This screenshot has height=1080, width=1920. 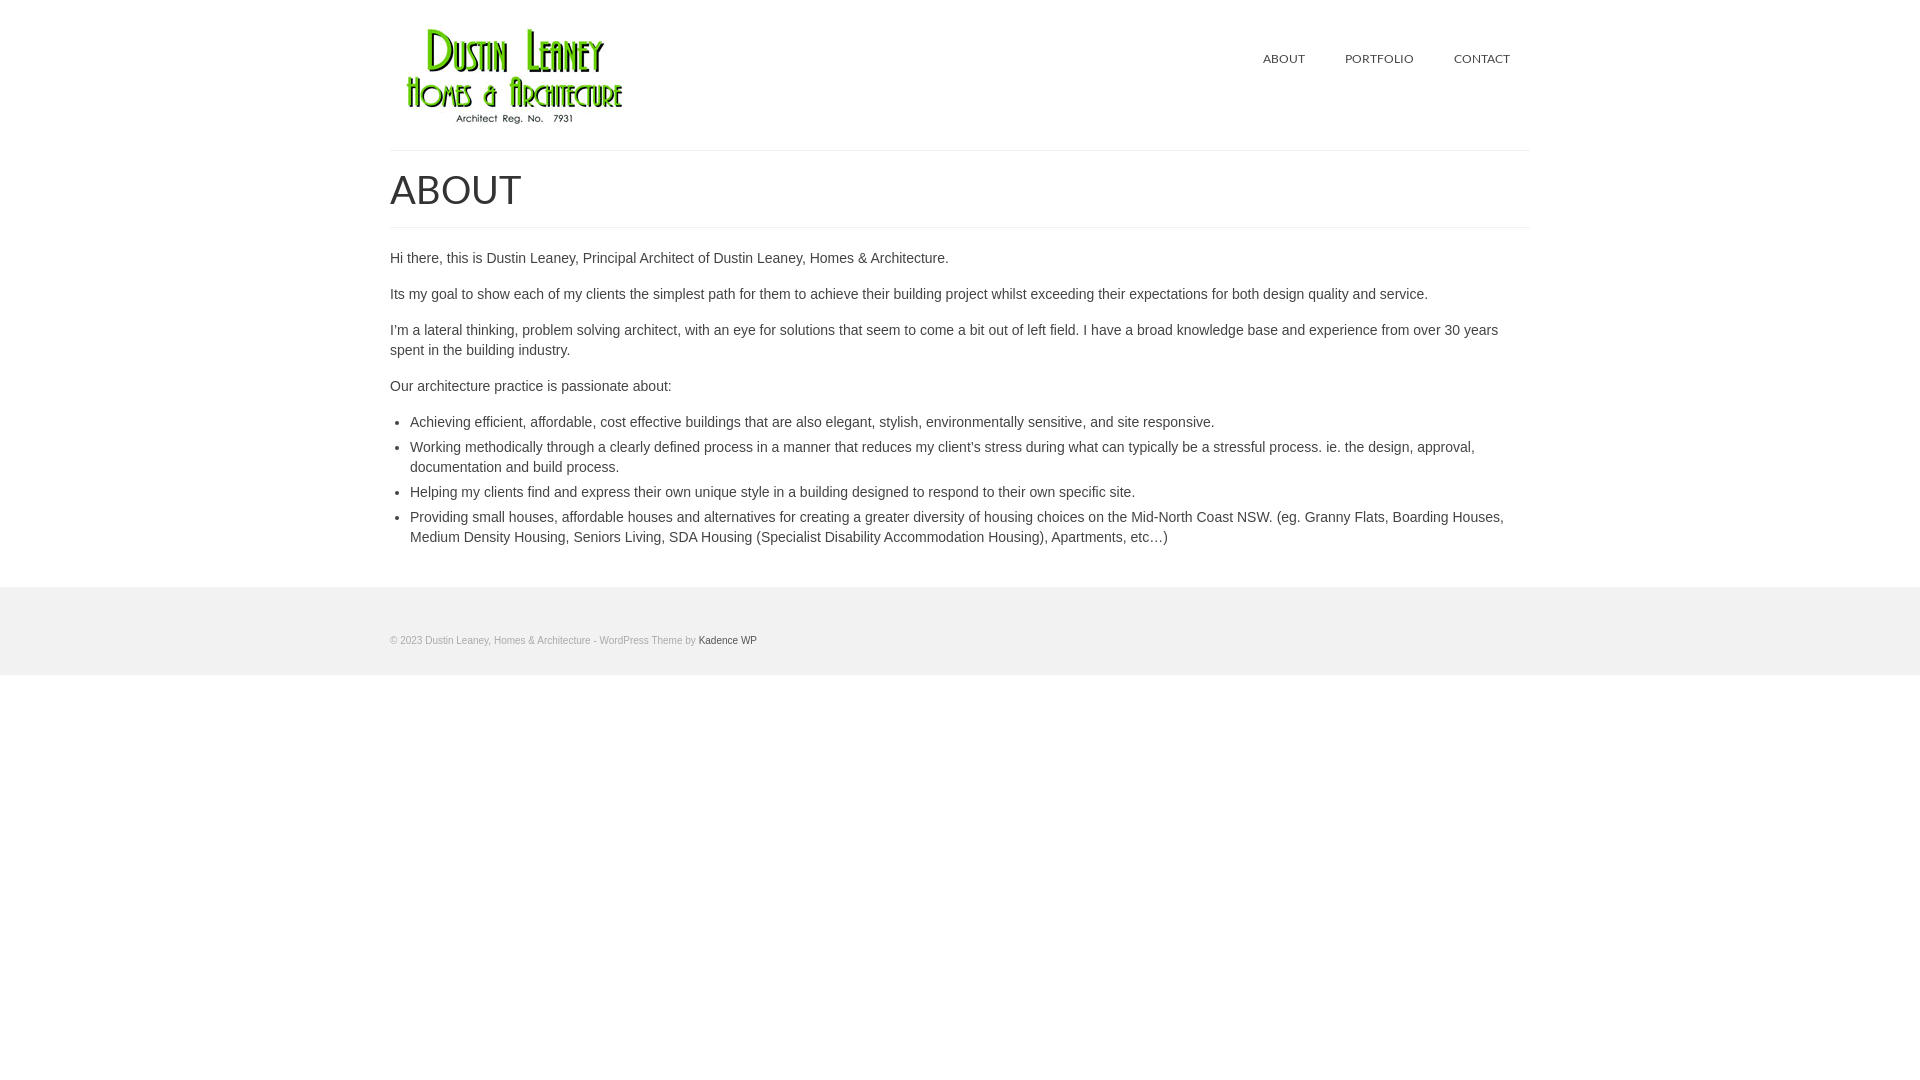 What do you see at coordinates (1378, 57) in the screenshot?
I see `'PORTFOLIO'` at bounding box center [1378, 57].